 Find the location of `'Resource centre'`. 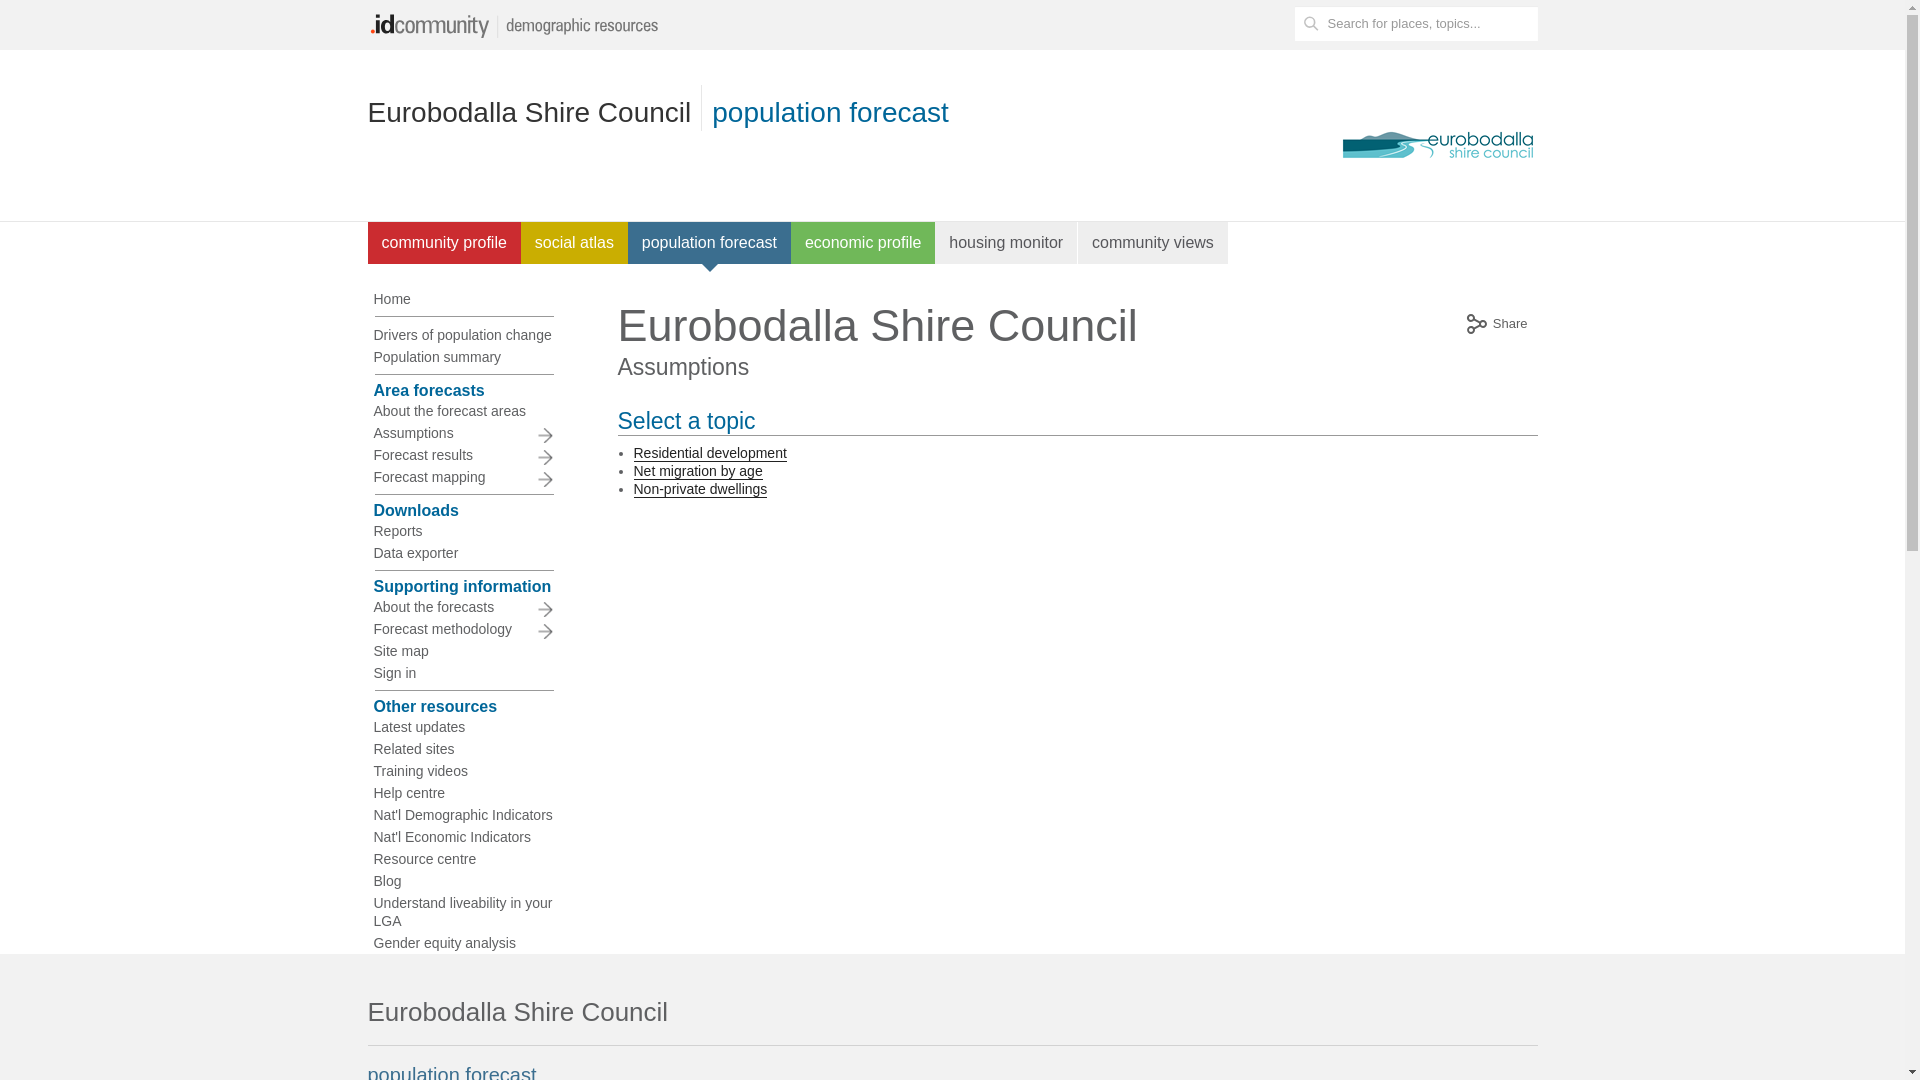

'Resource centre' is located at coordinates (461, 858).